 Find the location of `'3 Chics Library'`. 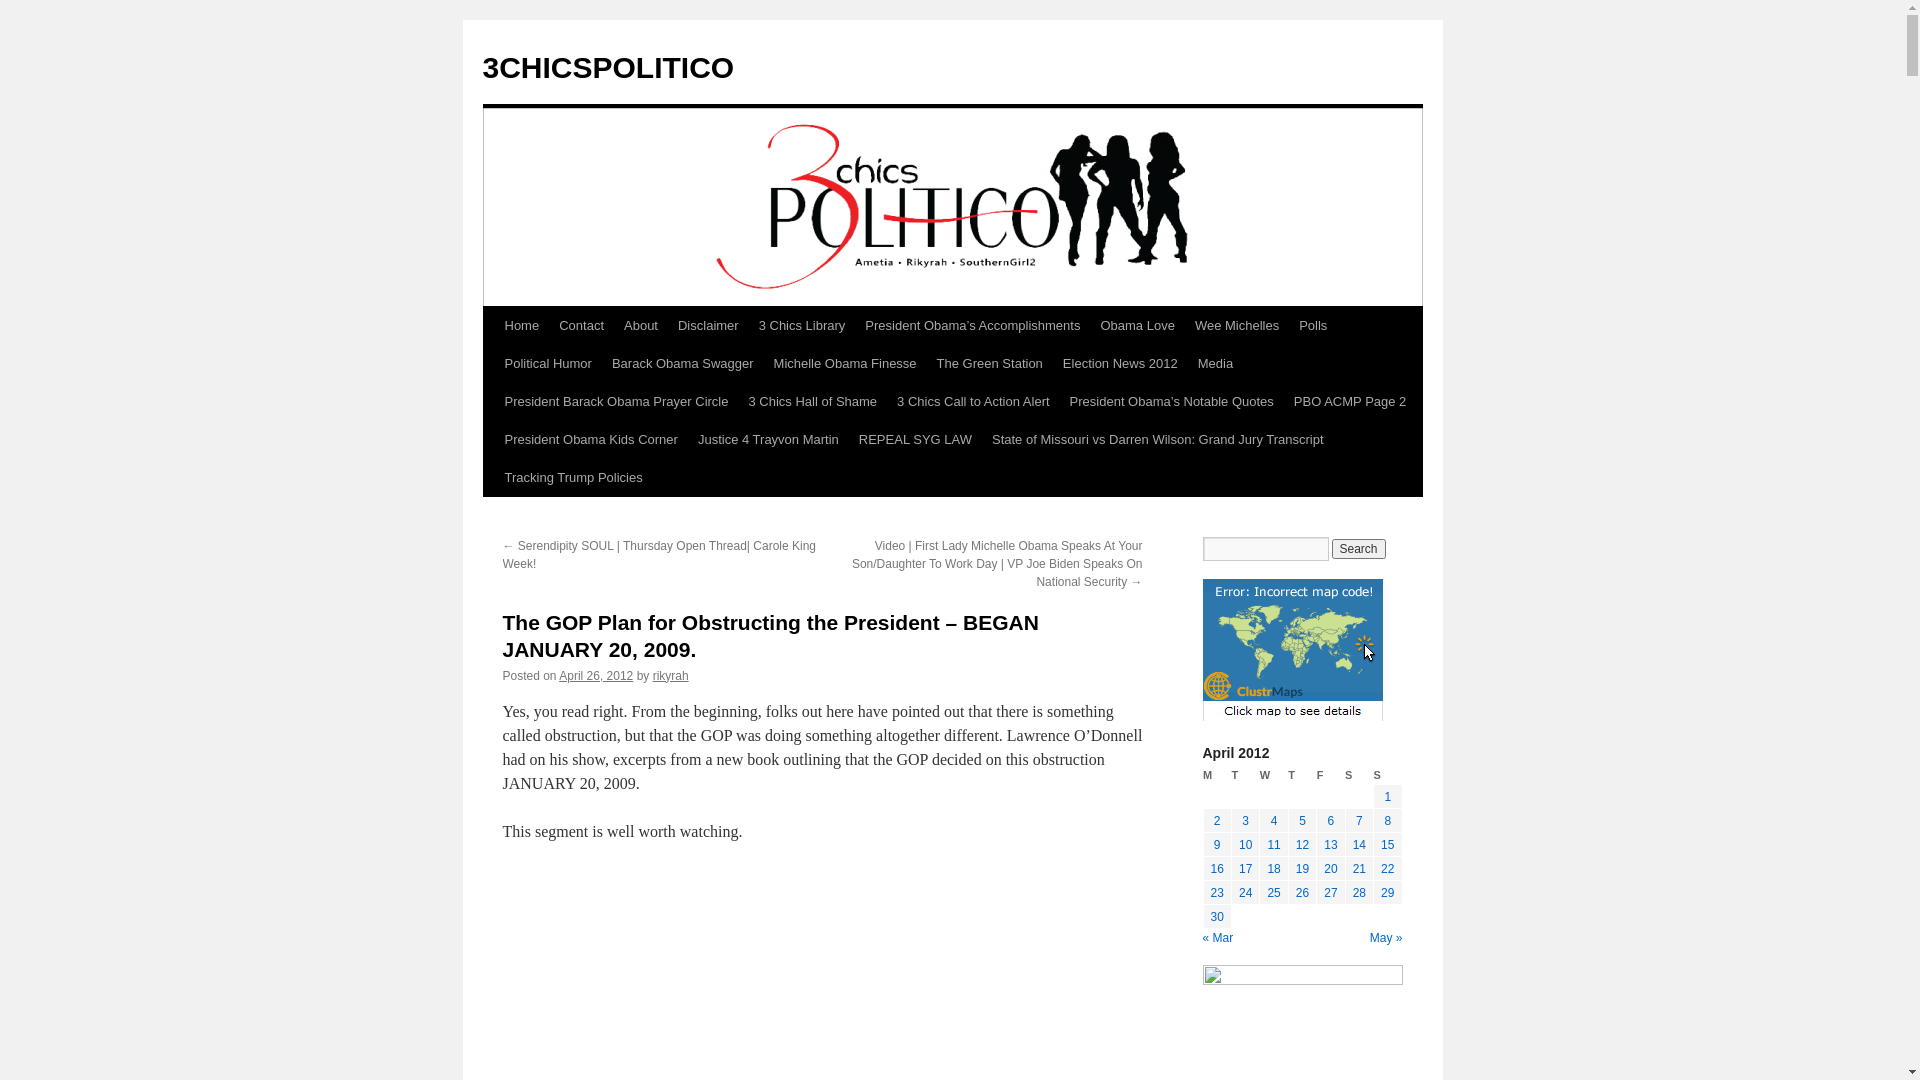

'3 Chics Library' is located at coordinates (802, 325).